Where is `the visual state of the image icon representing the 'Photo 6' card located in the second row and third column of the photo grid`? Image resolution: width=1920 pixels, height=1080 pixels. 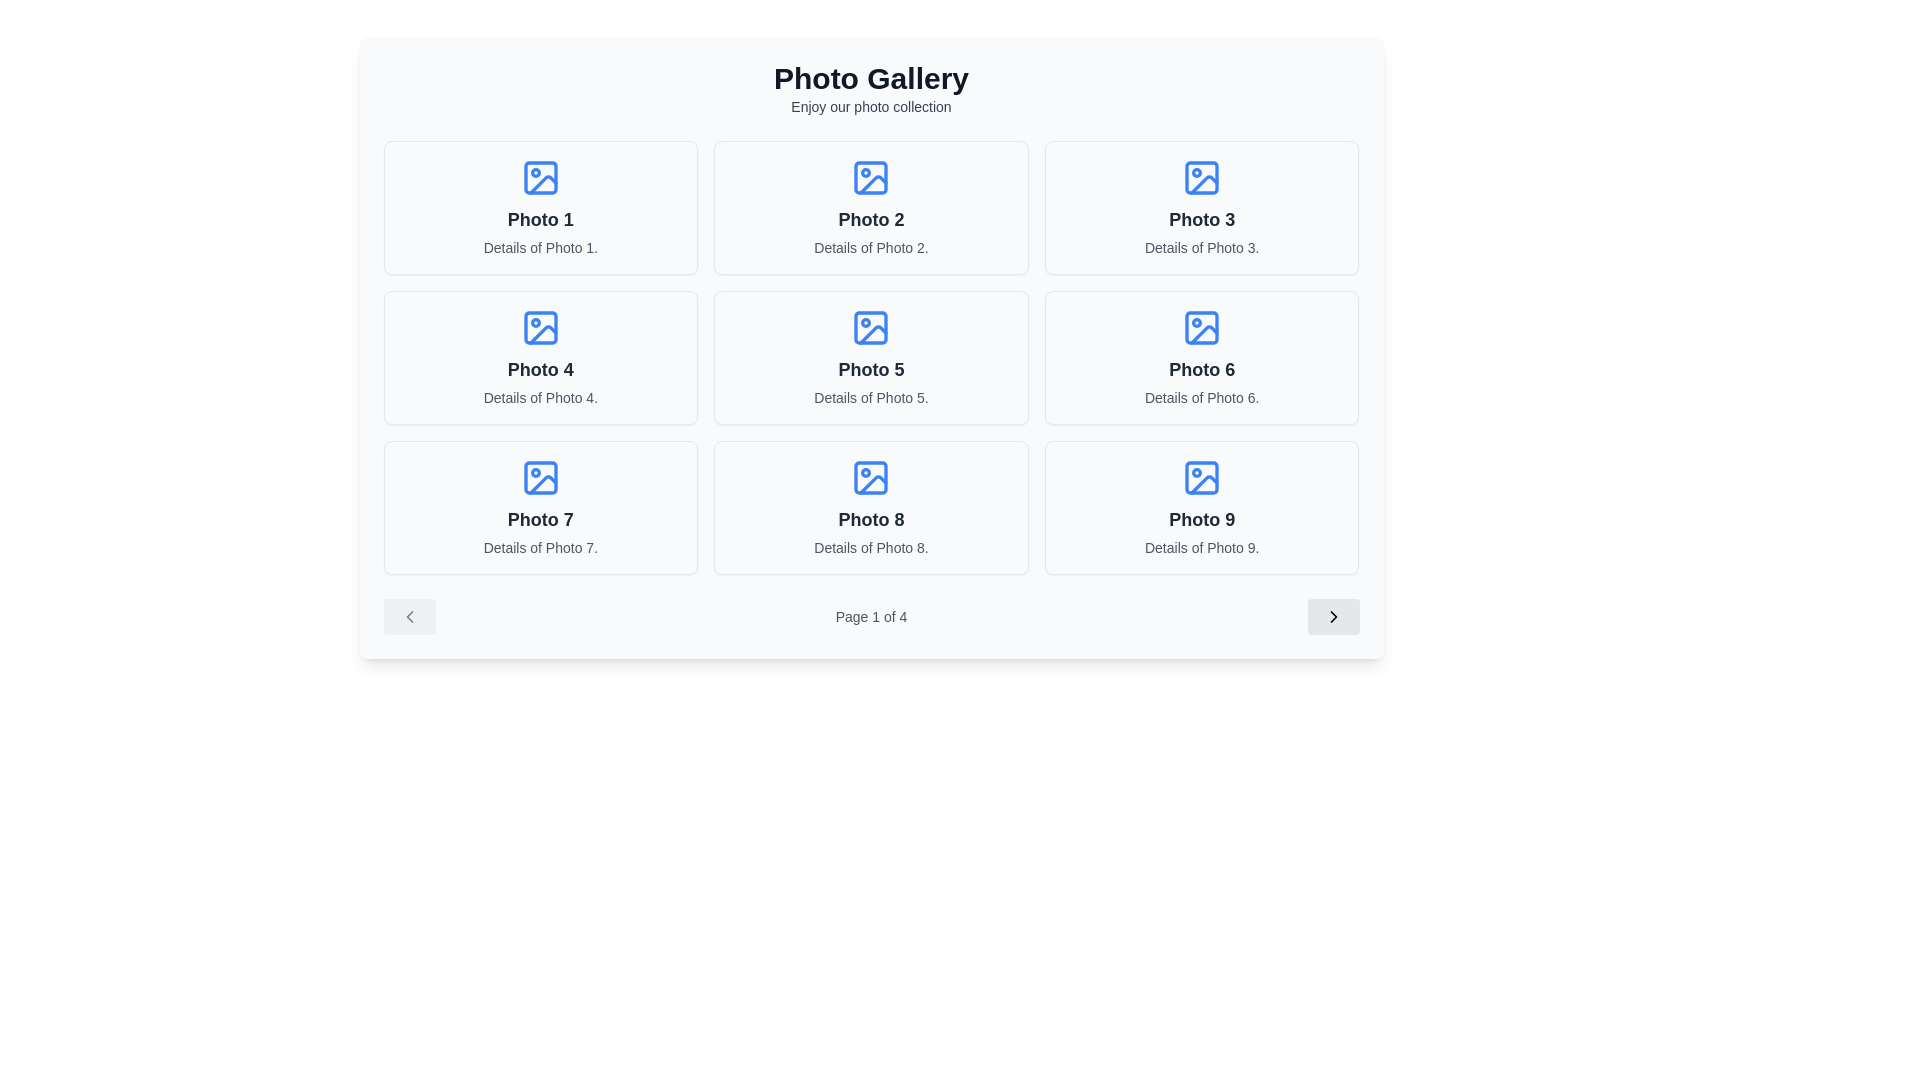
the visual state of the image icon representing the 'Photo 6' card located in the second row and third column of the photo grid is located at coordinates (1201, 326).